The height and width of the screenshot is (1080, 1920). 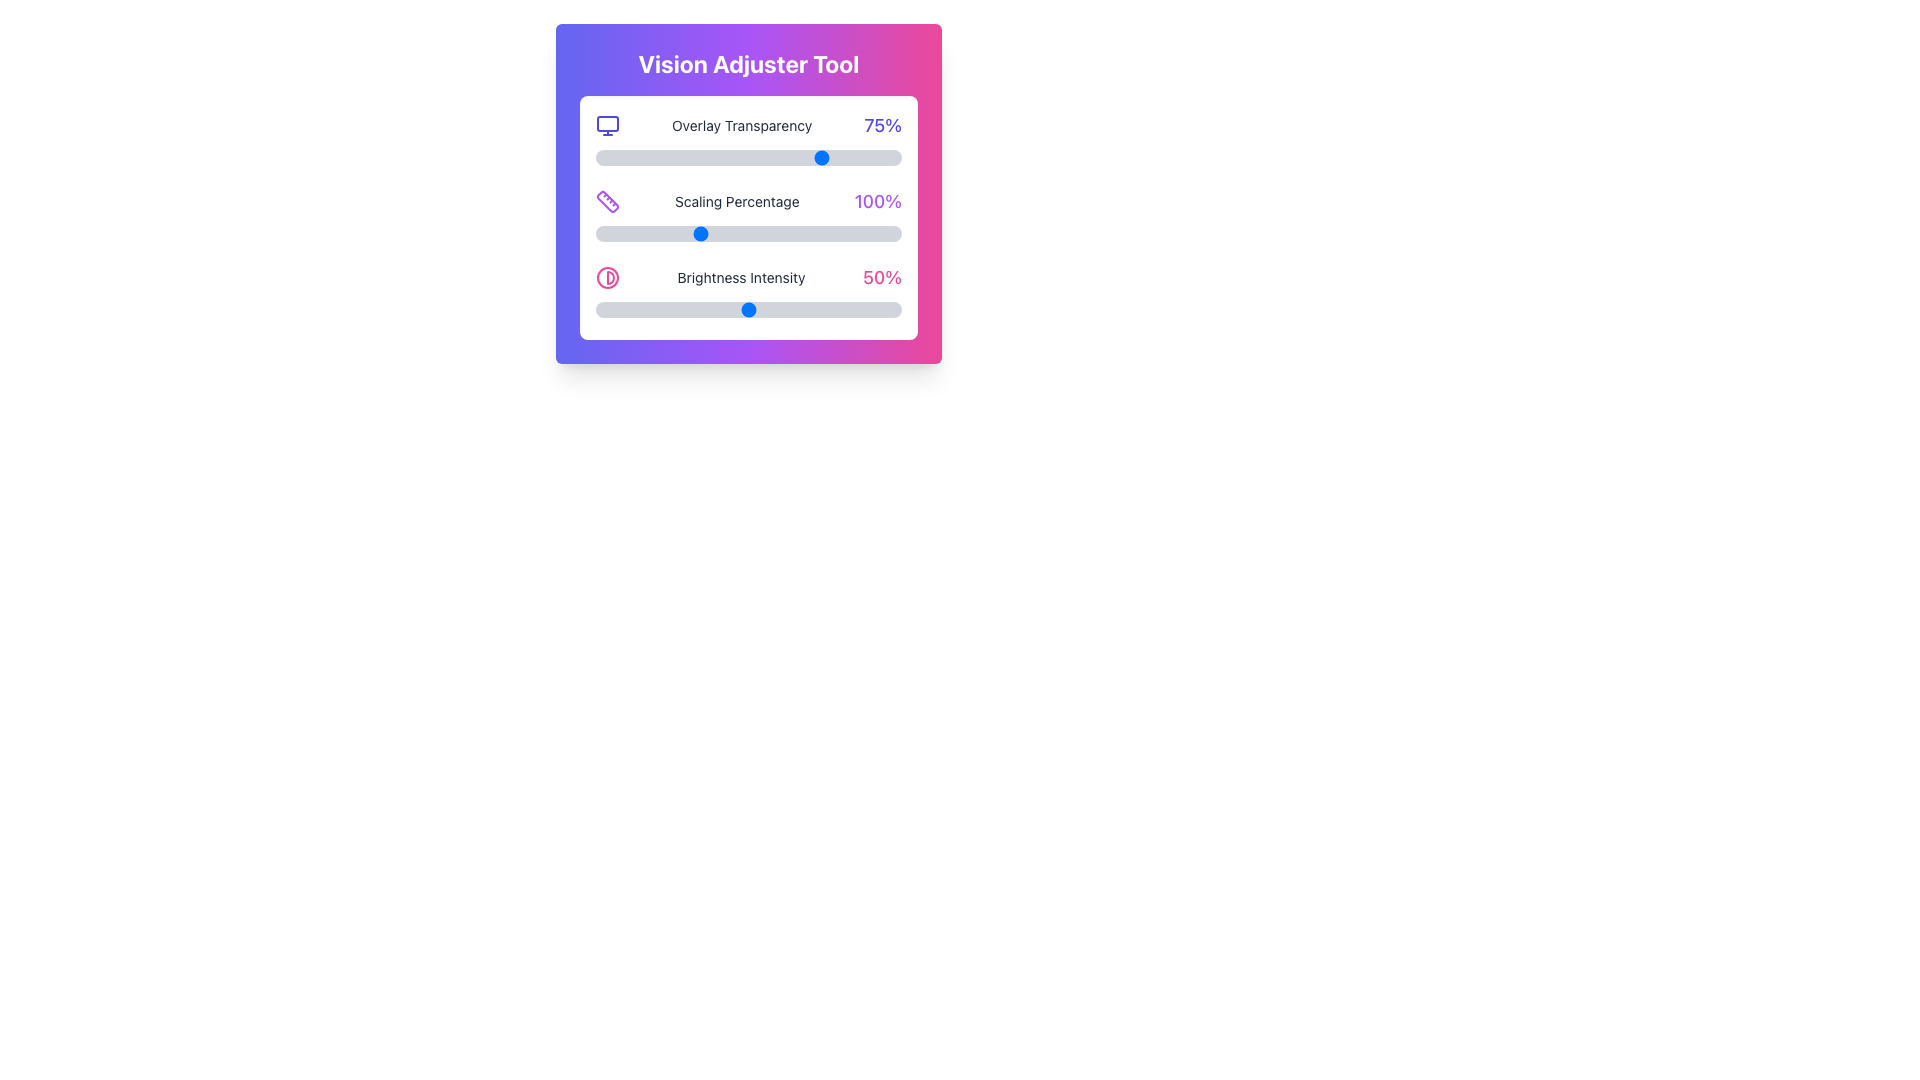 What do you see at coordinates (607, 201) in the screenshot?
I see `the minimalist purple ruler icon located in the second row of the 'Vision Adjuster Tool' card interface, next to the 'Scaling Percentage' label` at bounding box center [607, 201].